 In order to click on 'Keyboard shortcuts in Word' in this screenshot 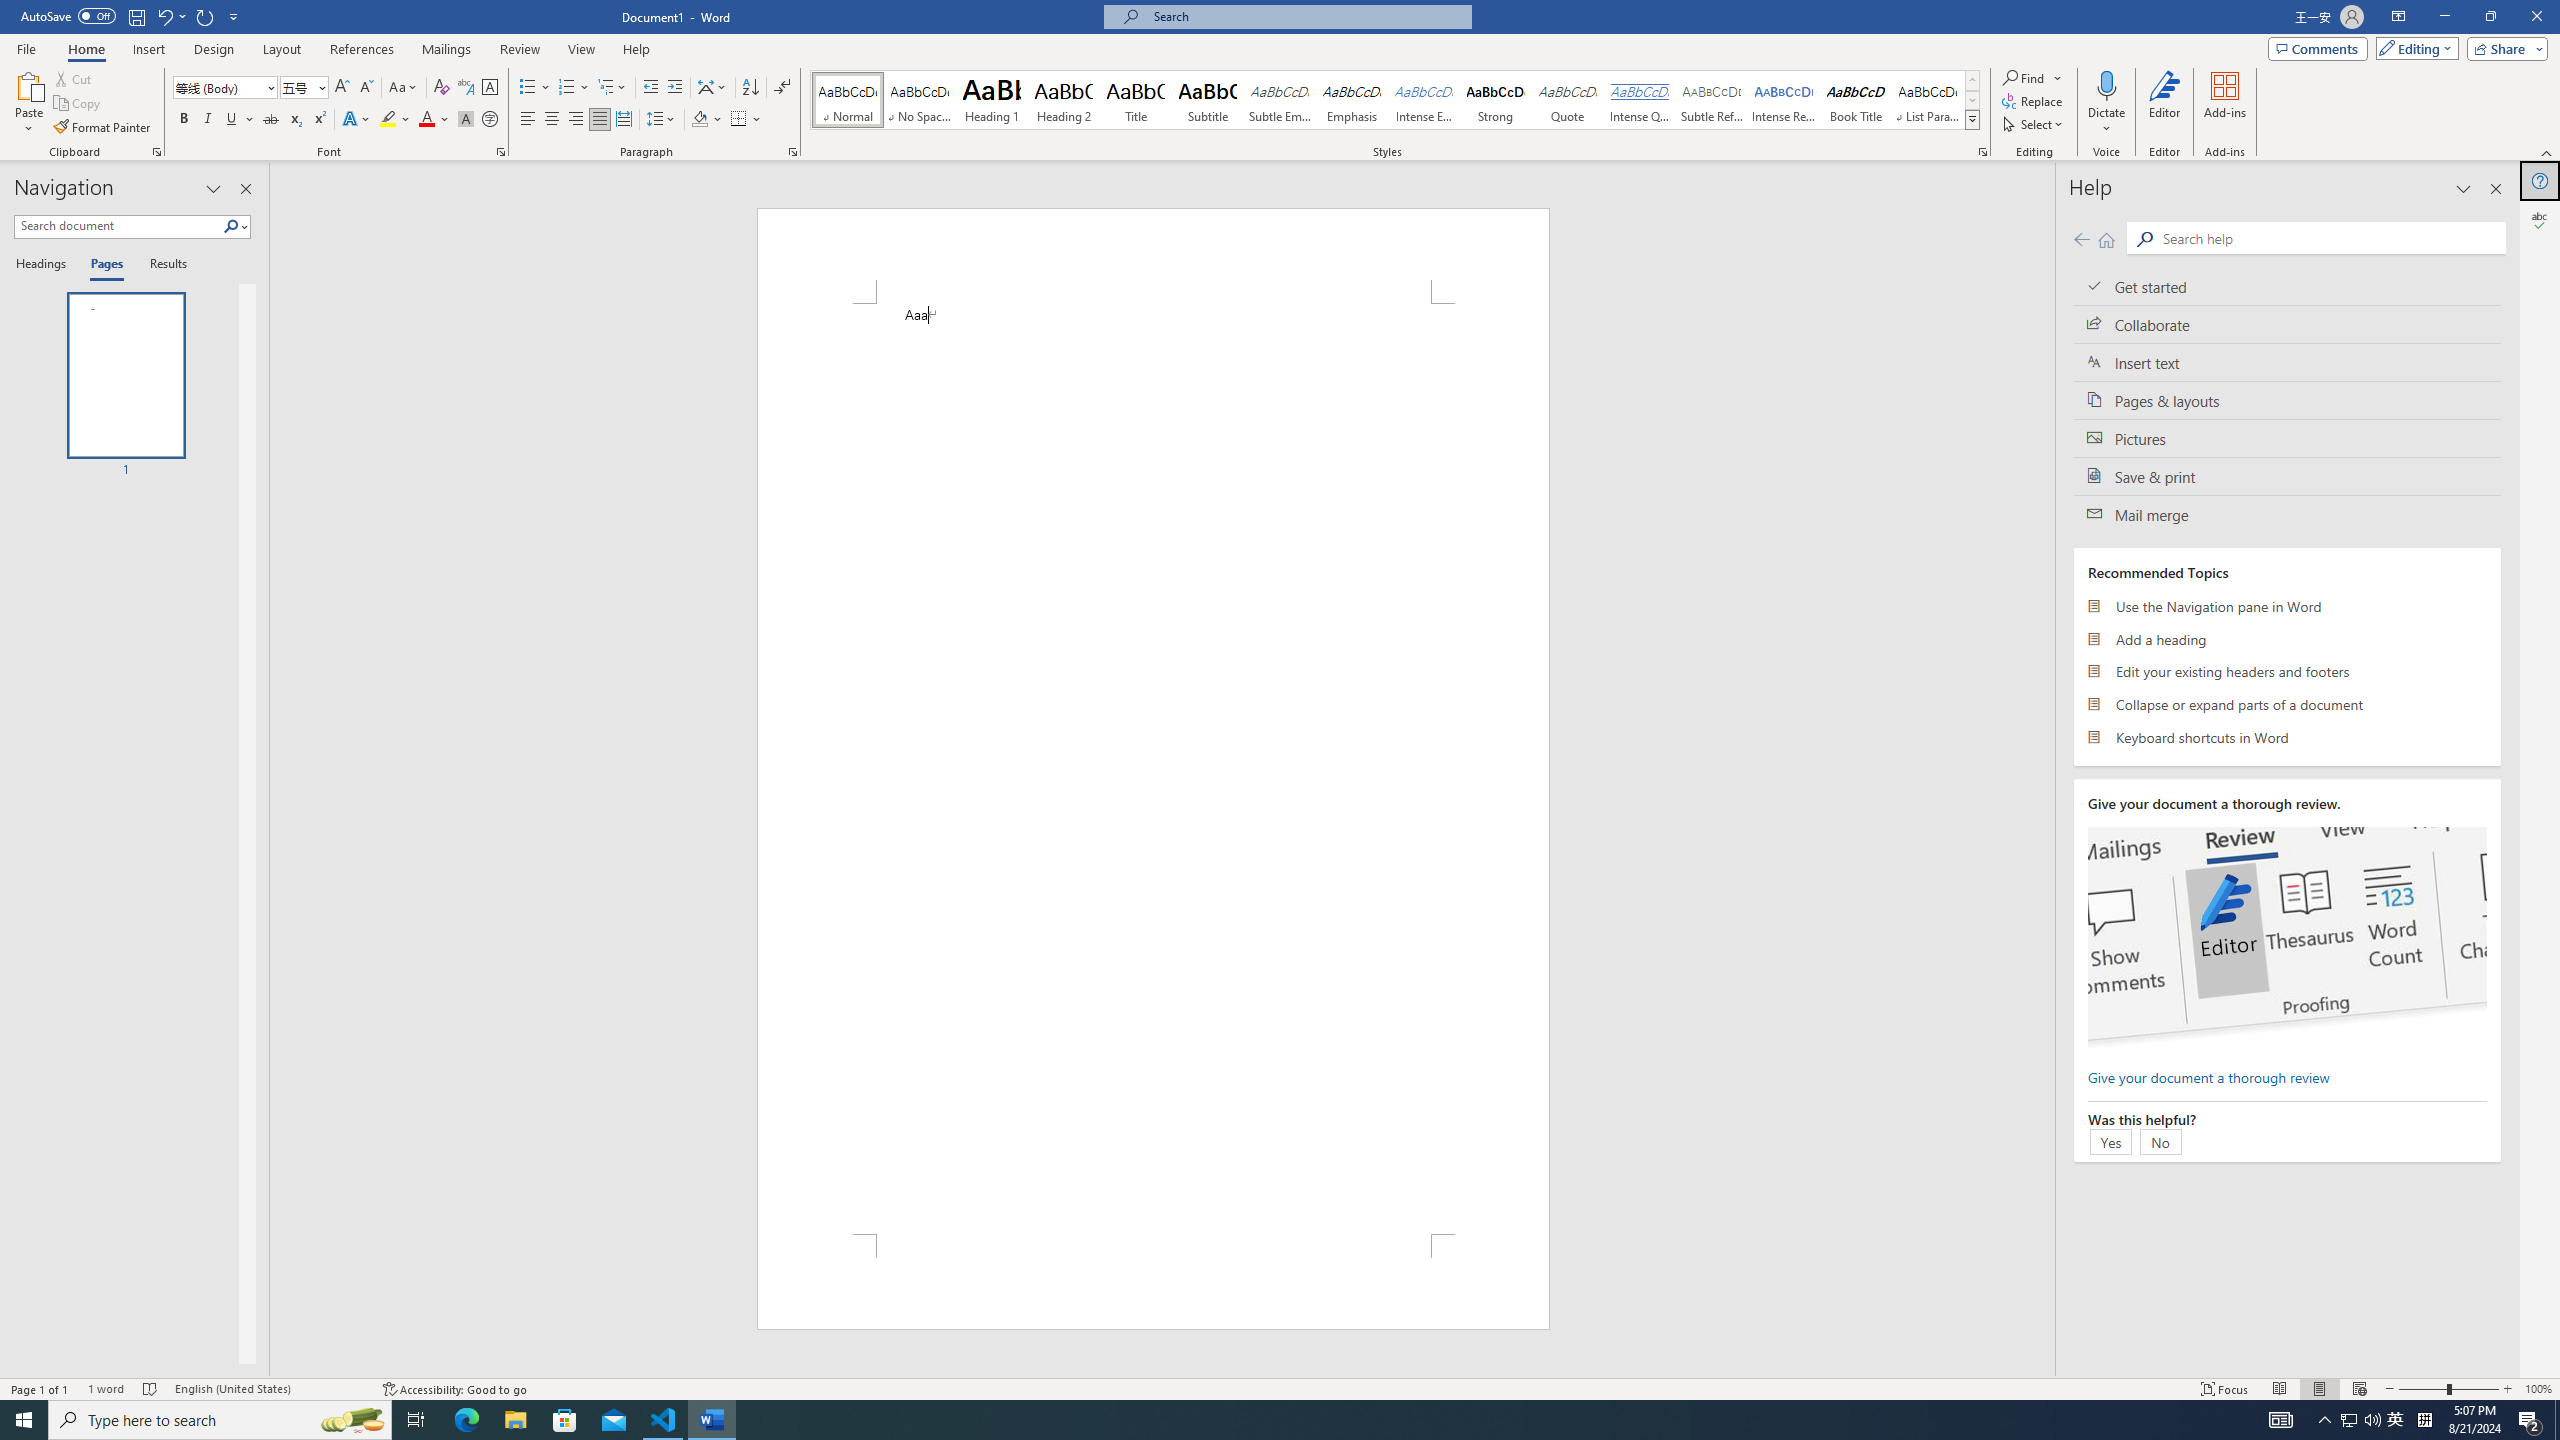, I will do `click(2286, 736)`.